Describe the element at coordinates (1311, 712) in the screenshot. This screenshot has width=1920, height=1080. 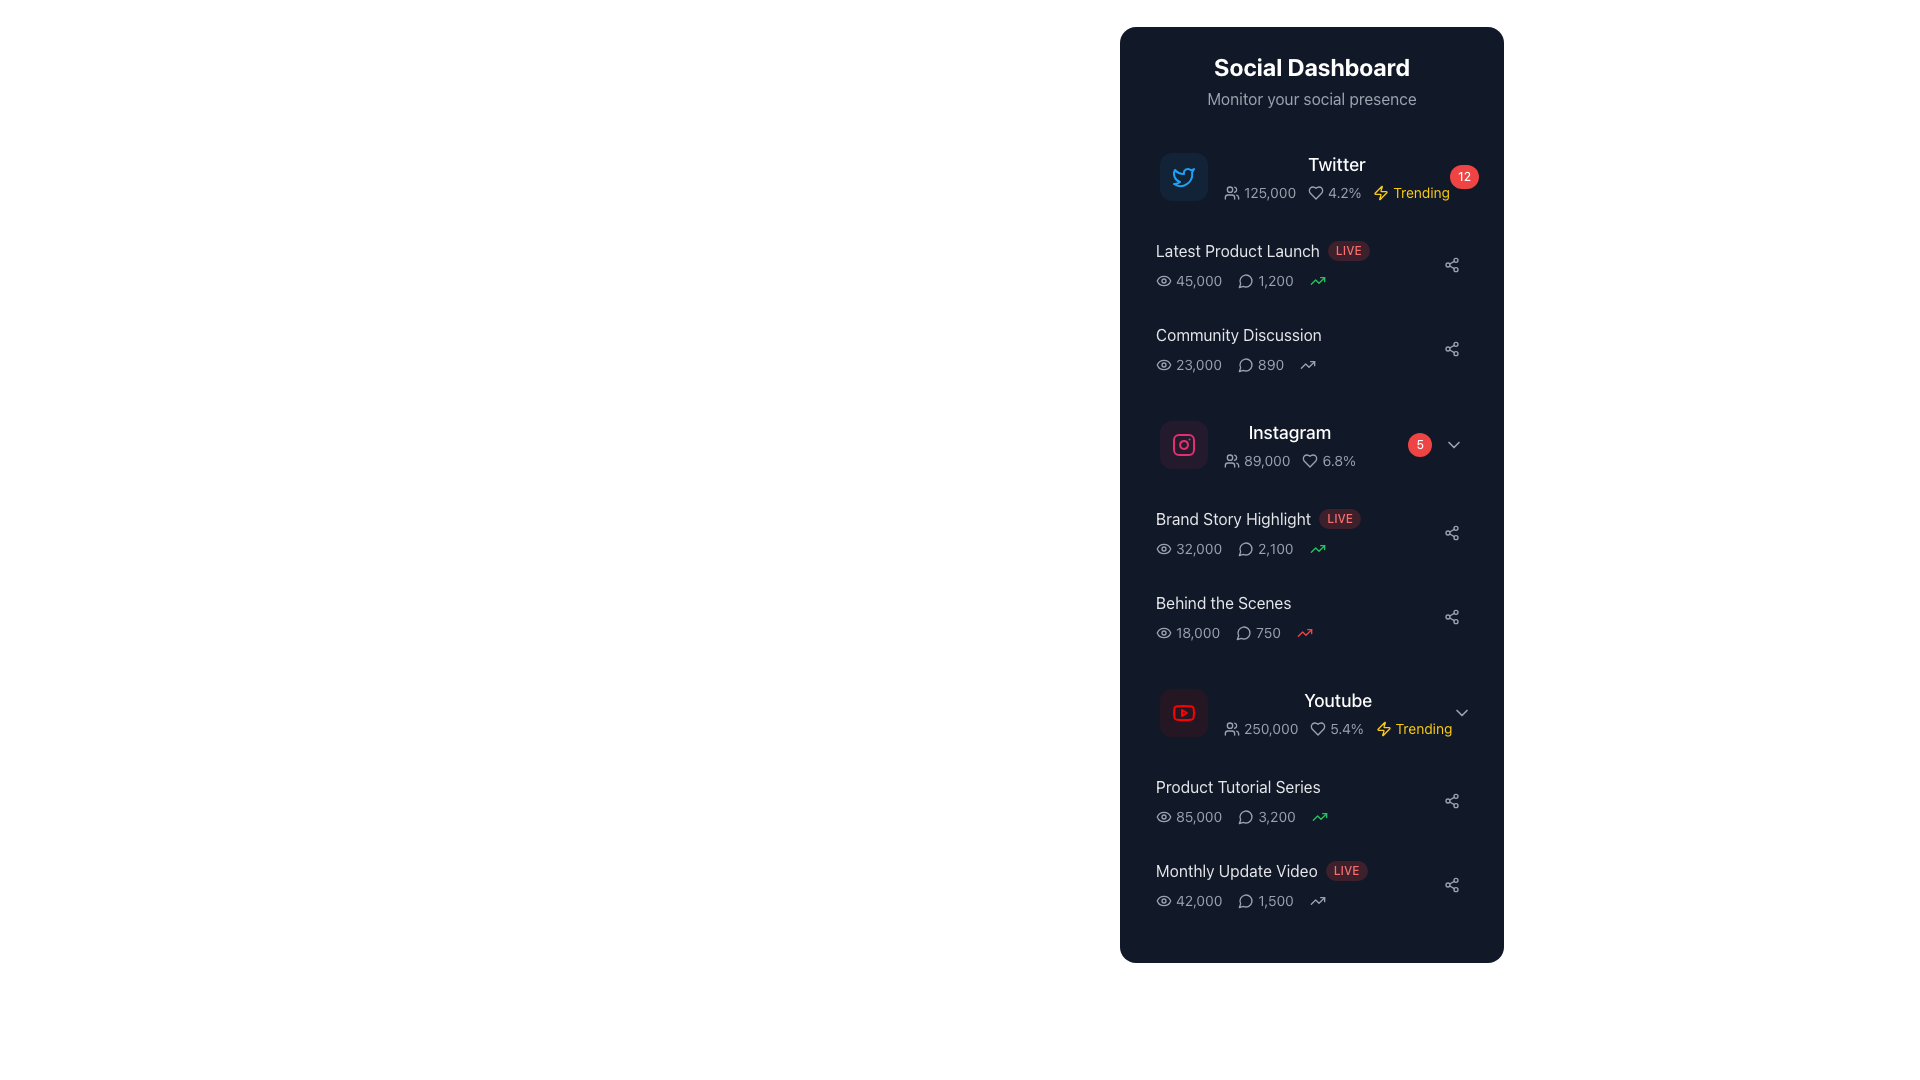
I see `the fourth interactive card in the YouTube metrics dashboard` at that location.